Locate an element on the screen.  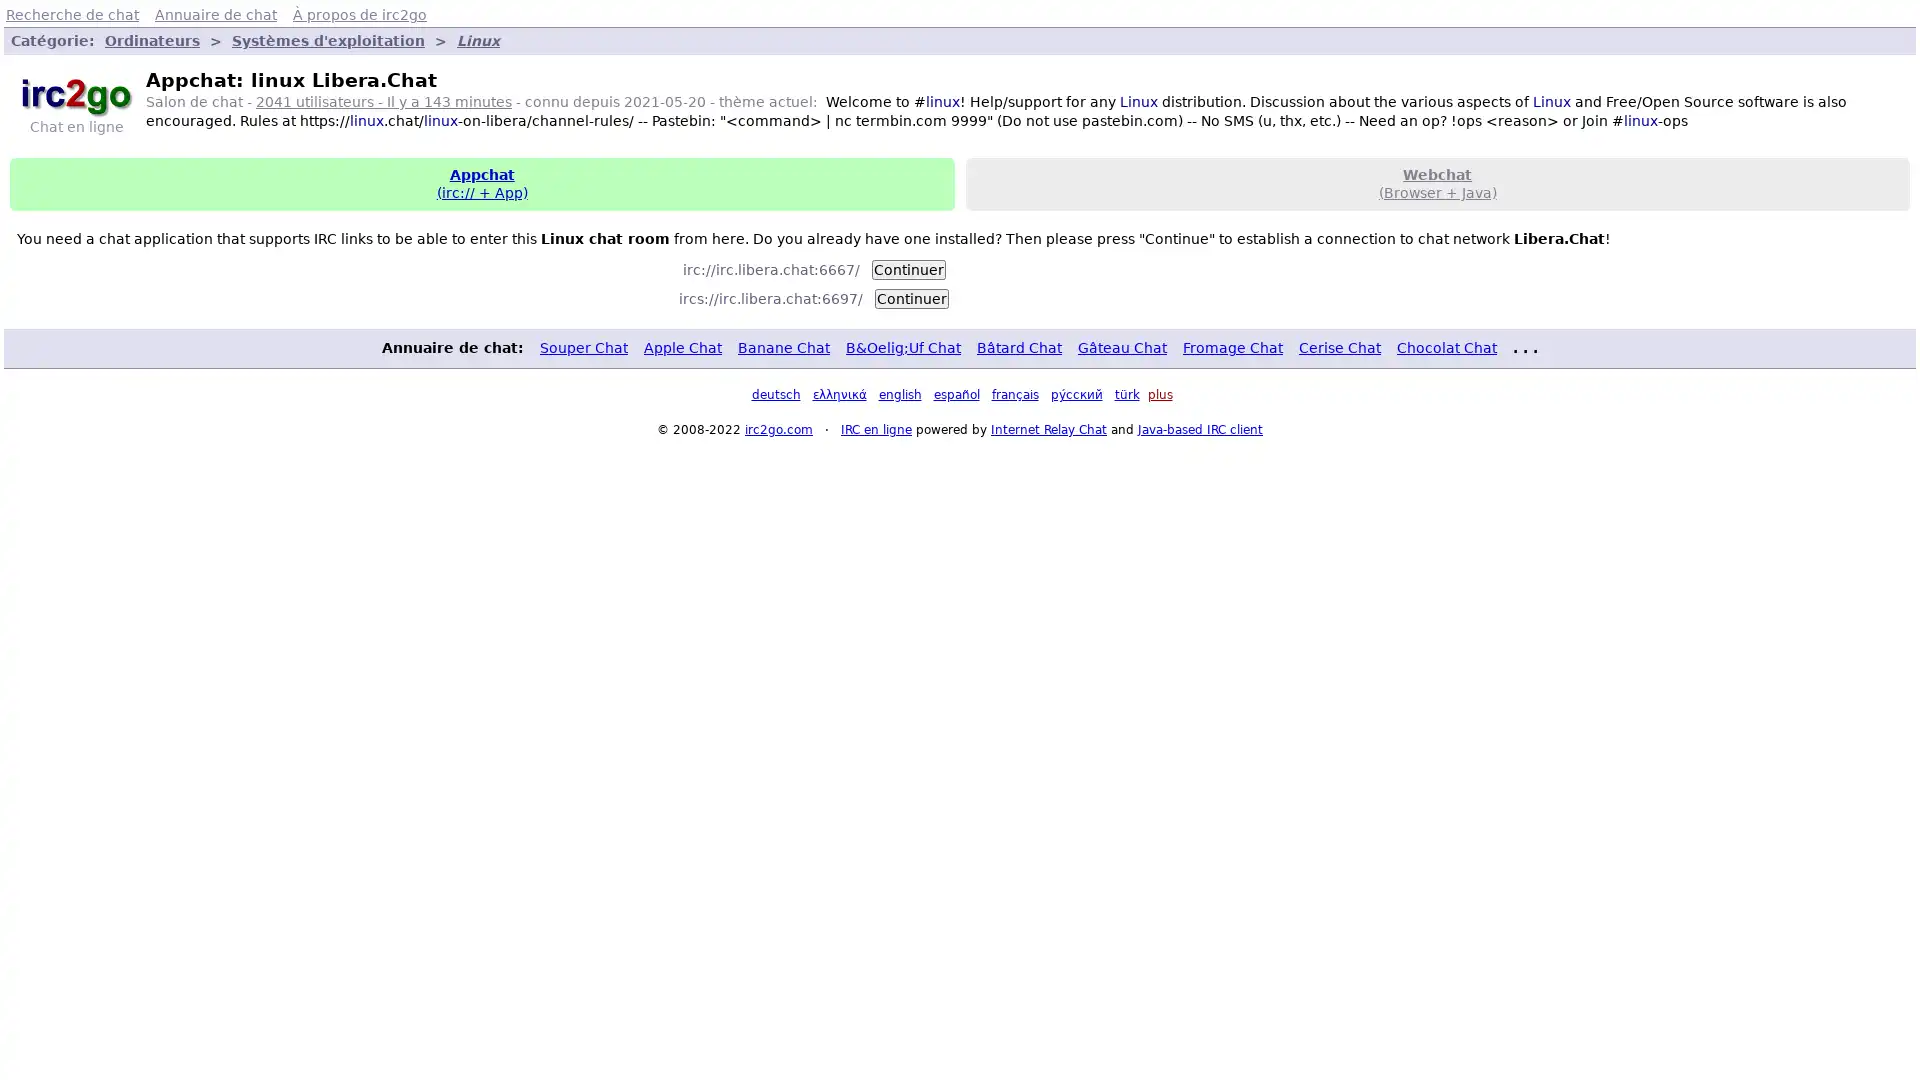
Continuer is located at coordinates (911, 297).